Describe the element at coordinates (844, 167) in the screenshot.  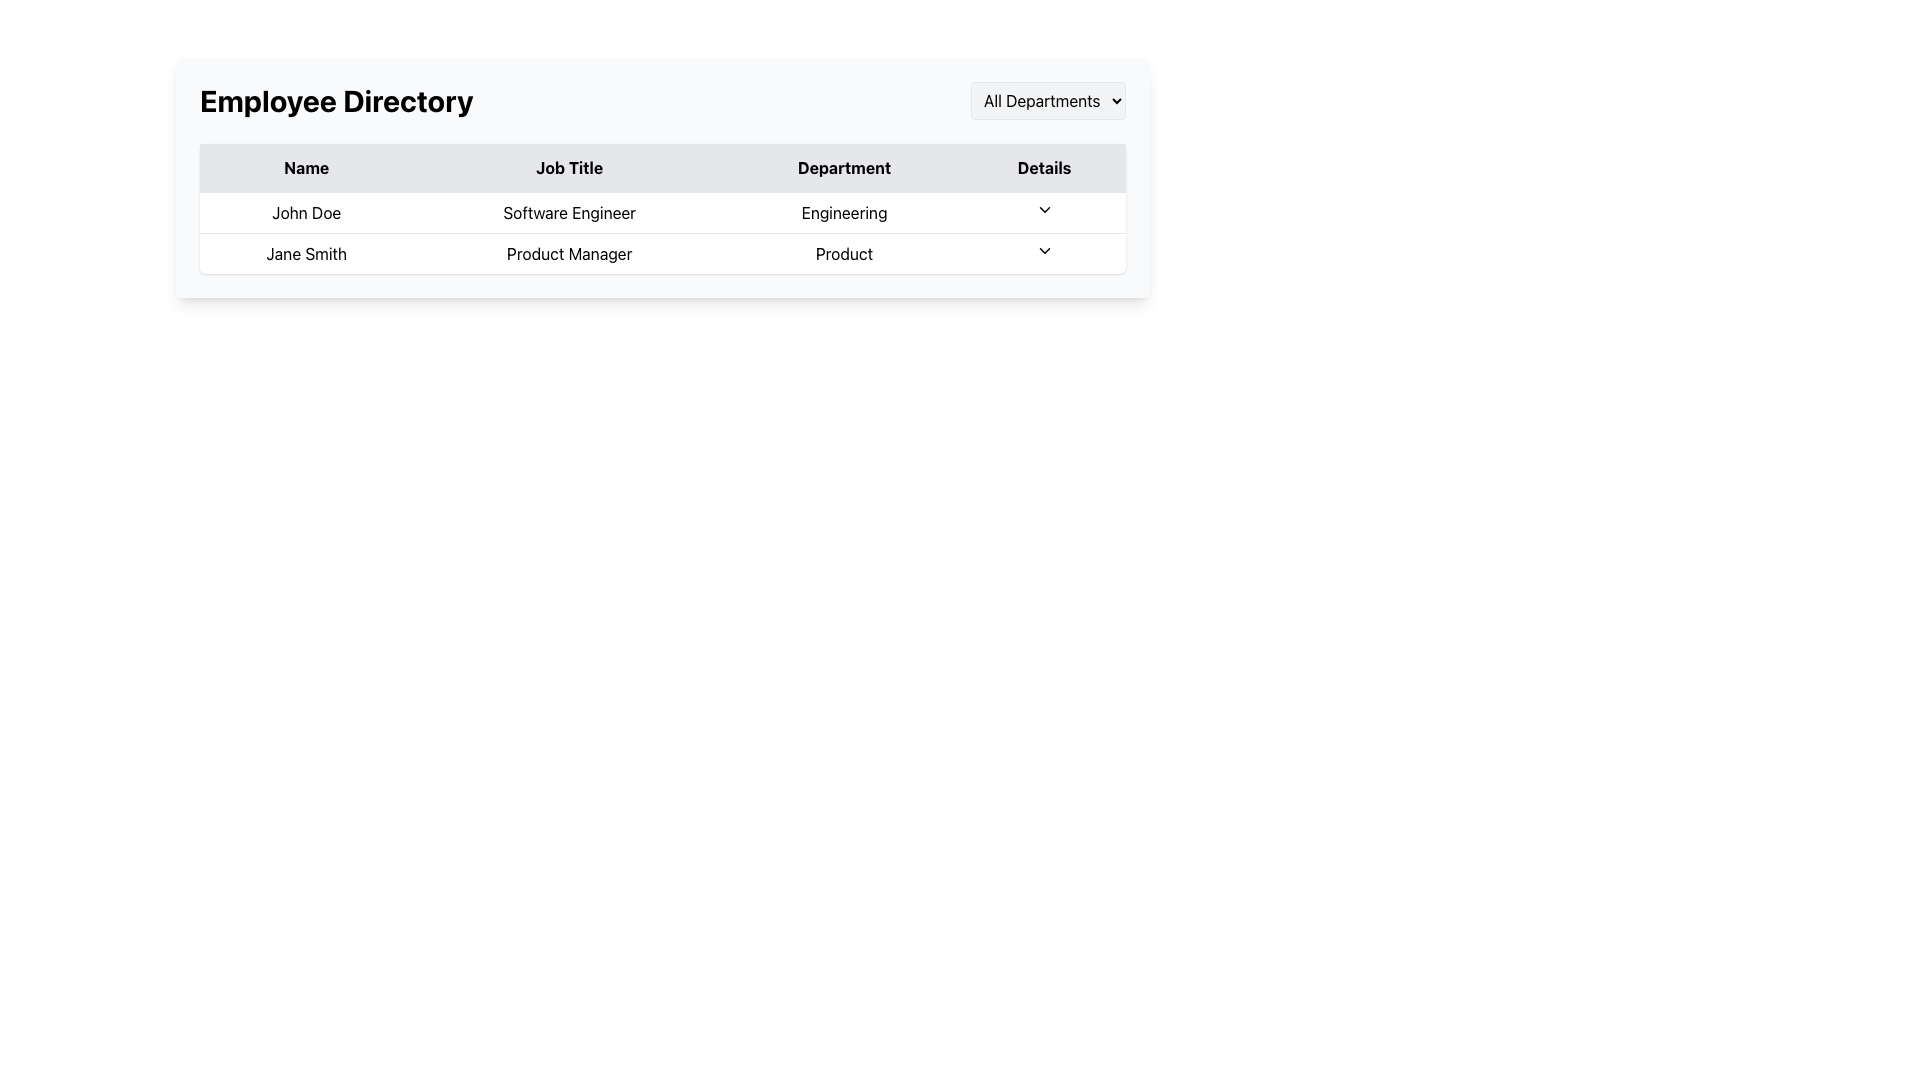
I see `the text label displaying 'Department', which is styled in black font on a light gray background, located in the header row of a table between 'Job Title' and 'Details'` at that location.